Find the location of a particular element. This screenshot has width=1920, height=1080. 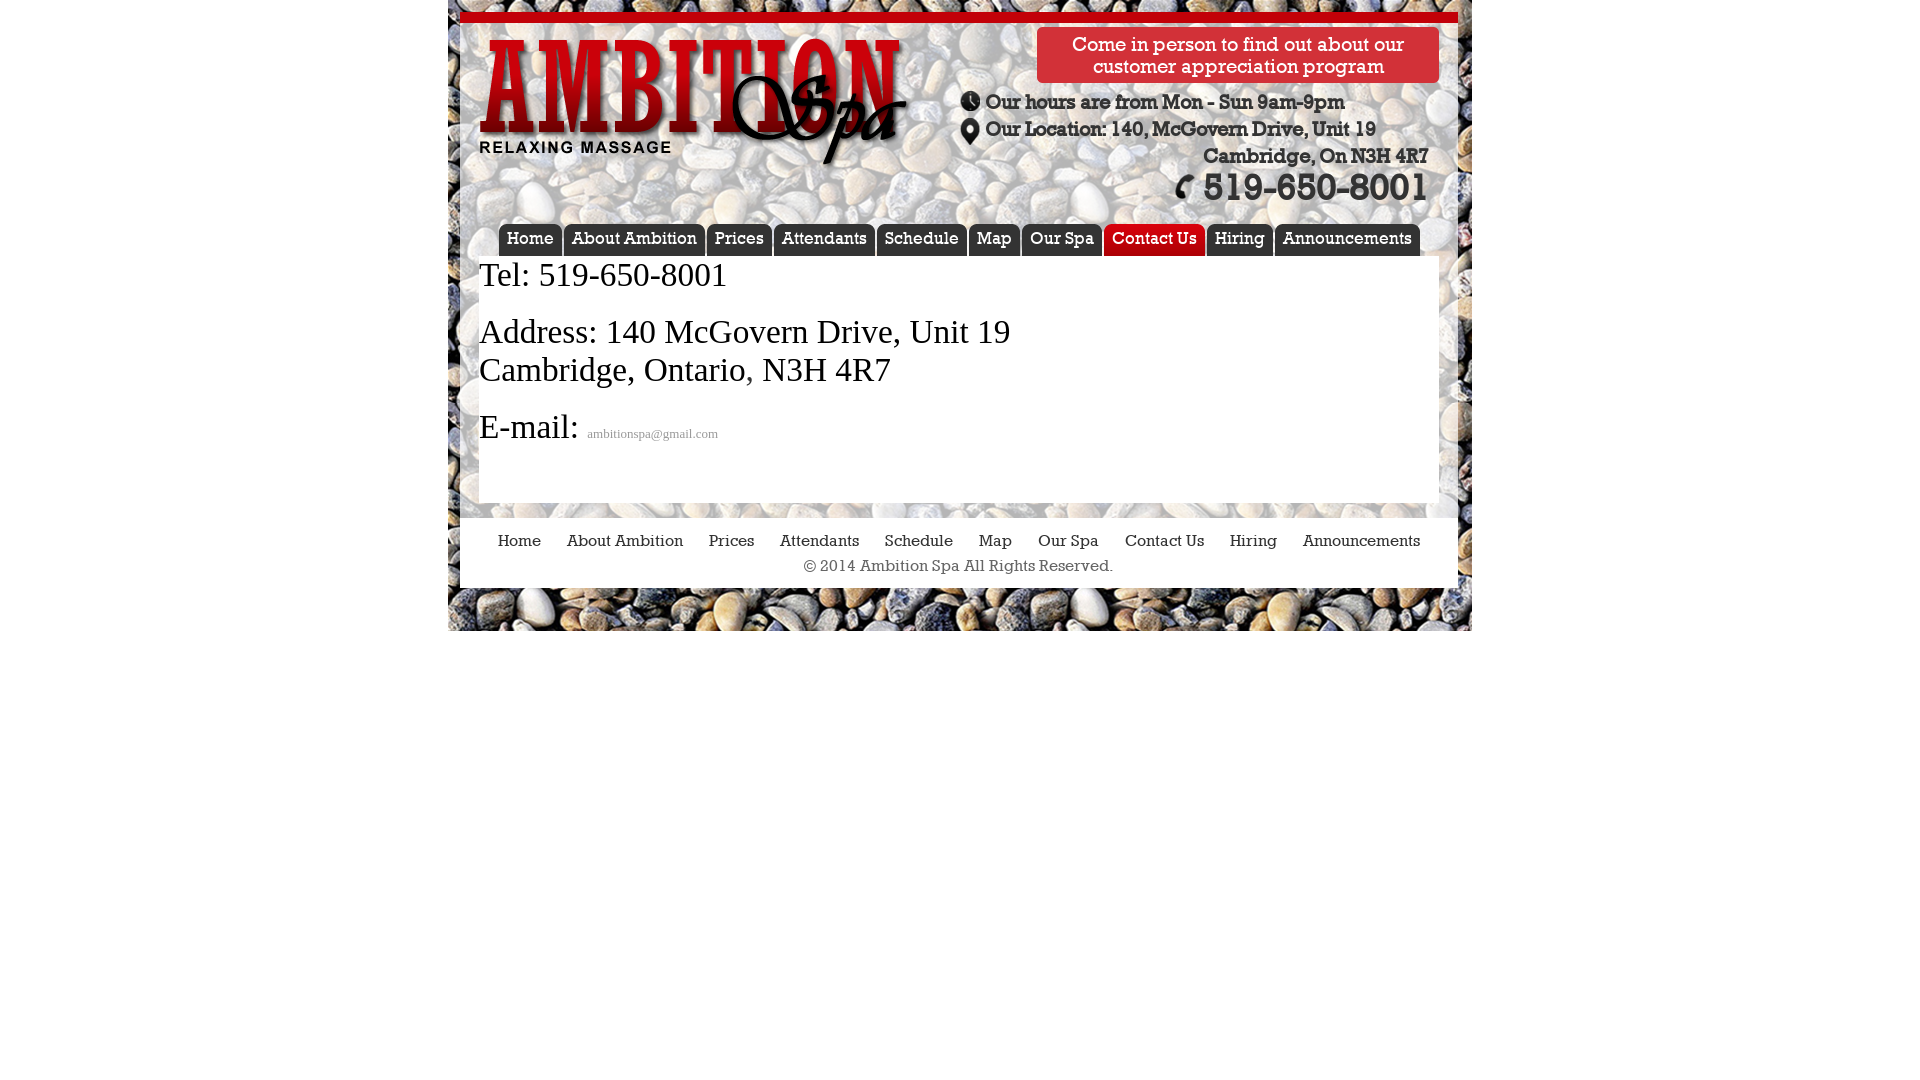

'Our Spa' is located at coordinates (1064, 238).